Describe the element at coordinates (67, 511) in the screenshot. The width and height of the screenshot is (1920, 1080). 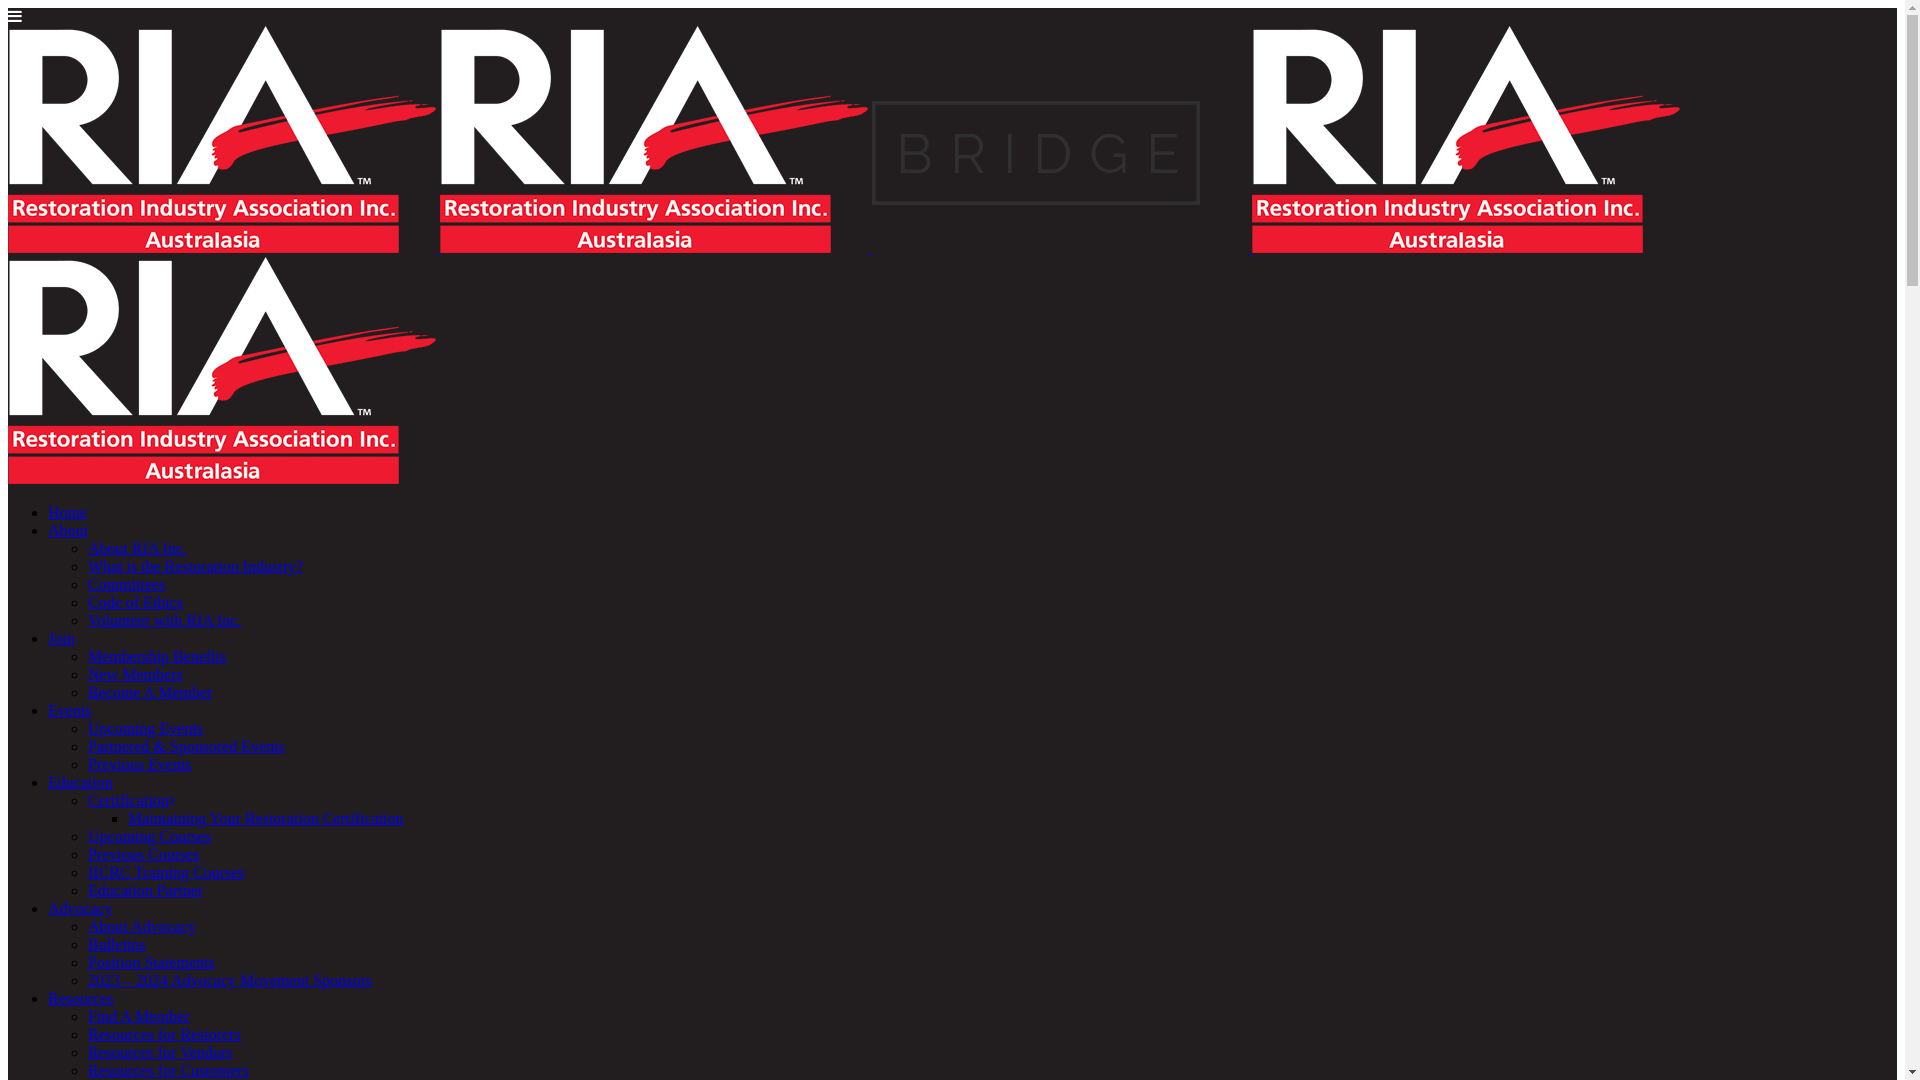
I see `'Home'` at that location.